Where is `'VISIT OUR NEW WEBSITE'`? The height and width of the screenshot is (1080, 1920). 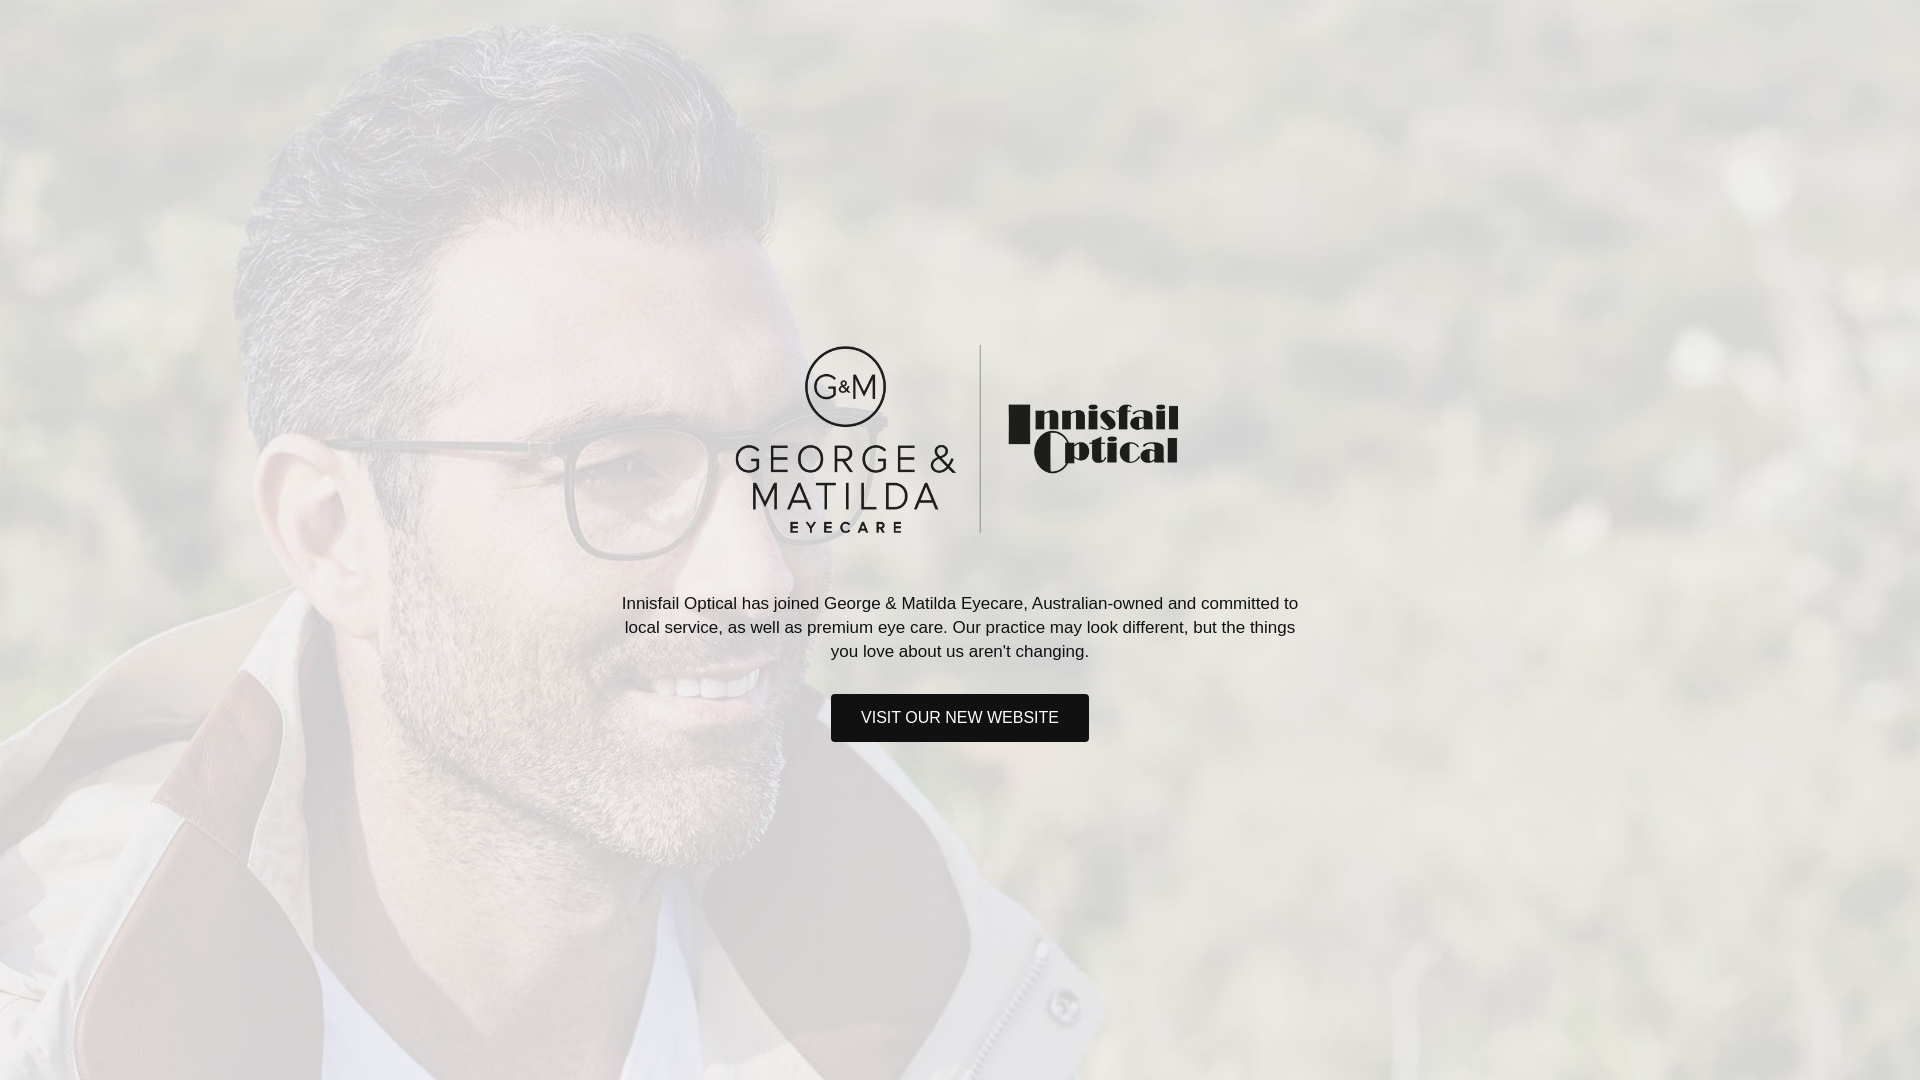
'VISIT OUR NEW WEBSITE' is located at coordinates (960, 716).